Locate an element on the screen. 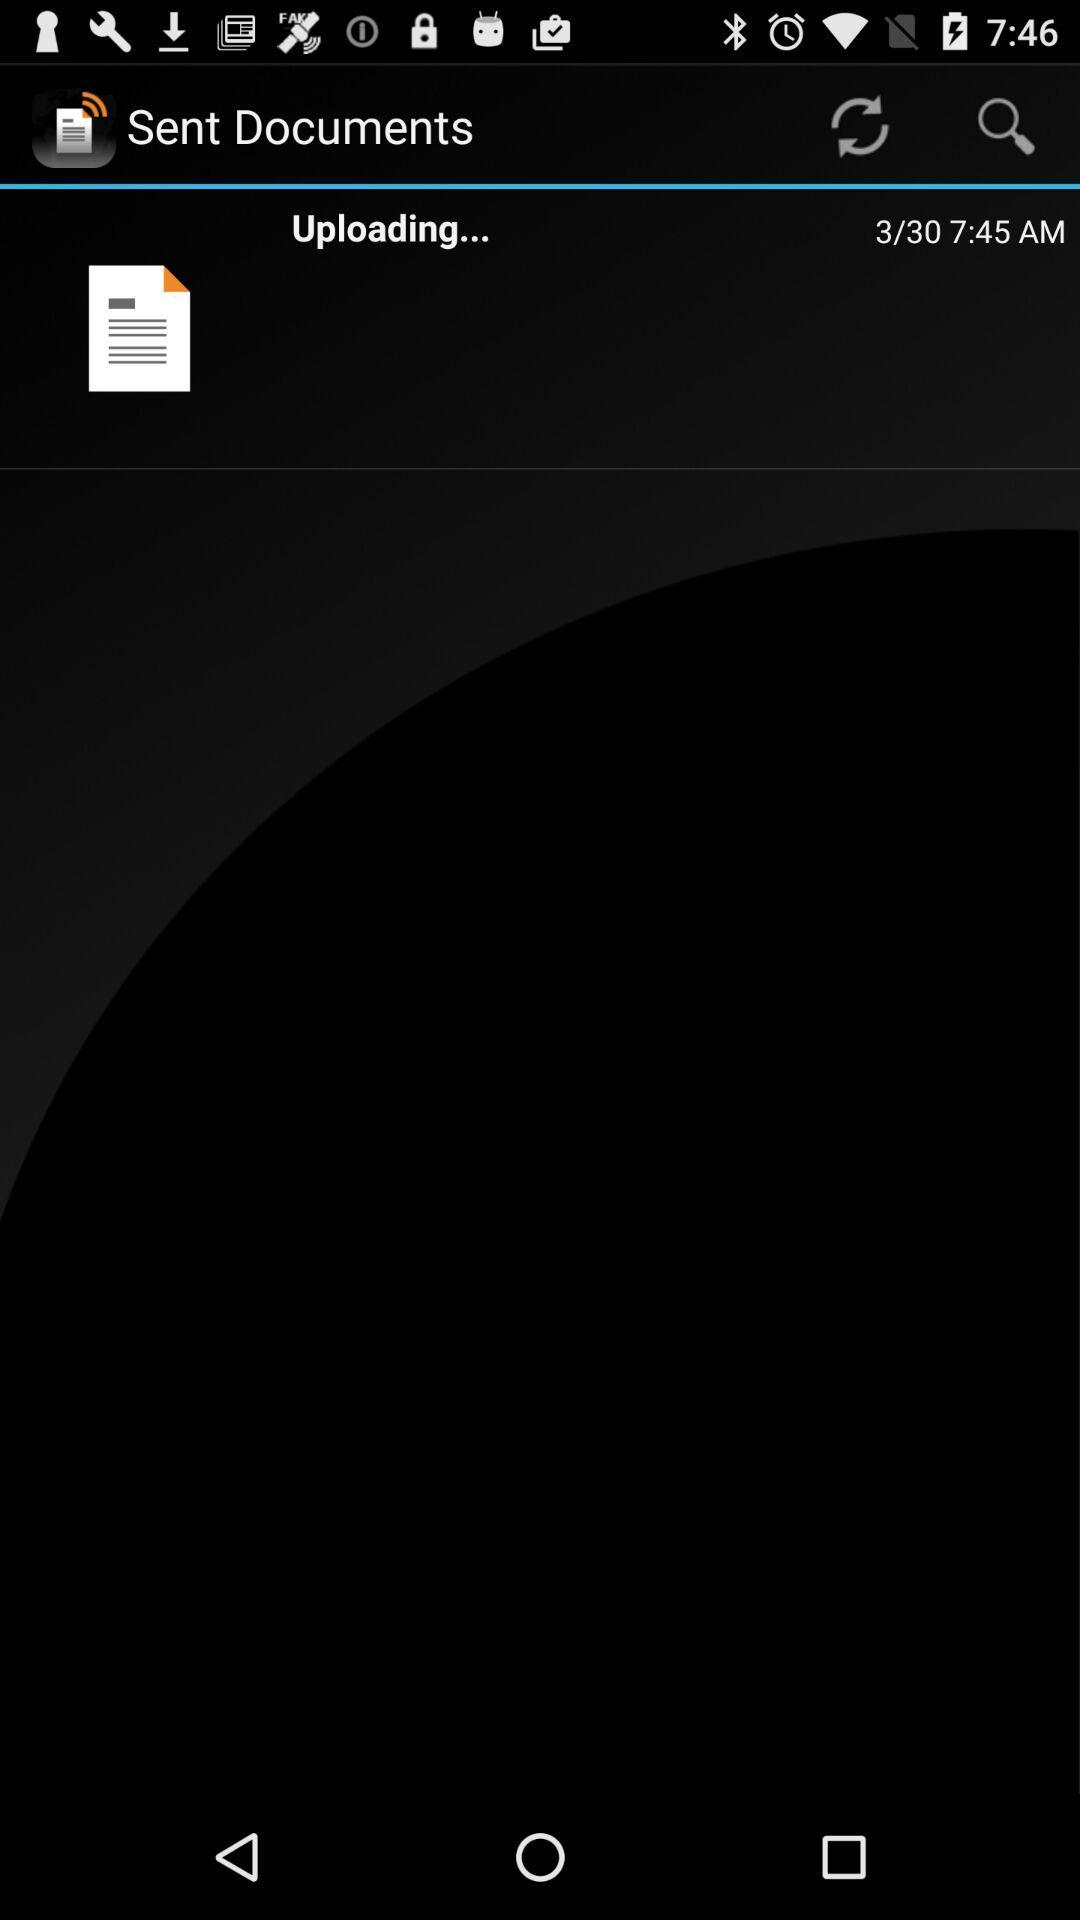 This screenshot has width=1080, height=1920. 3 30 7 app is located at coordinates (969, 230).